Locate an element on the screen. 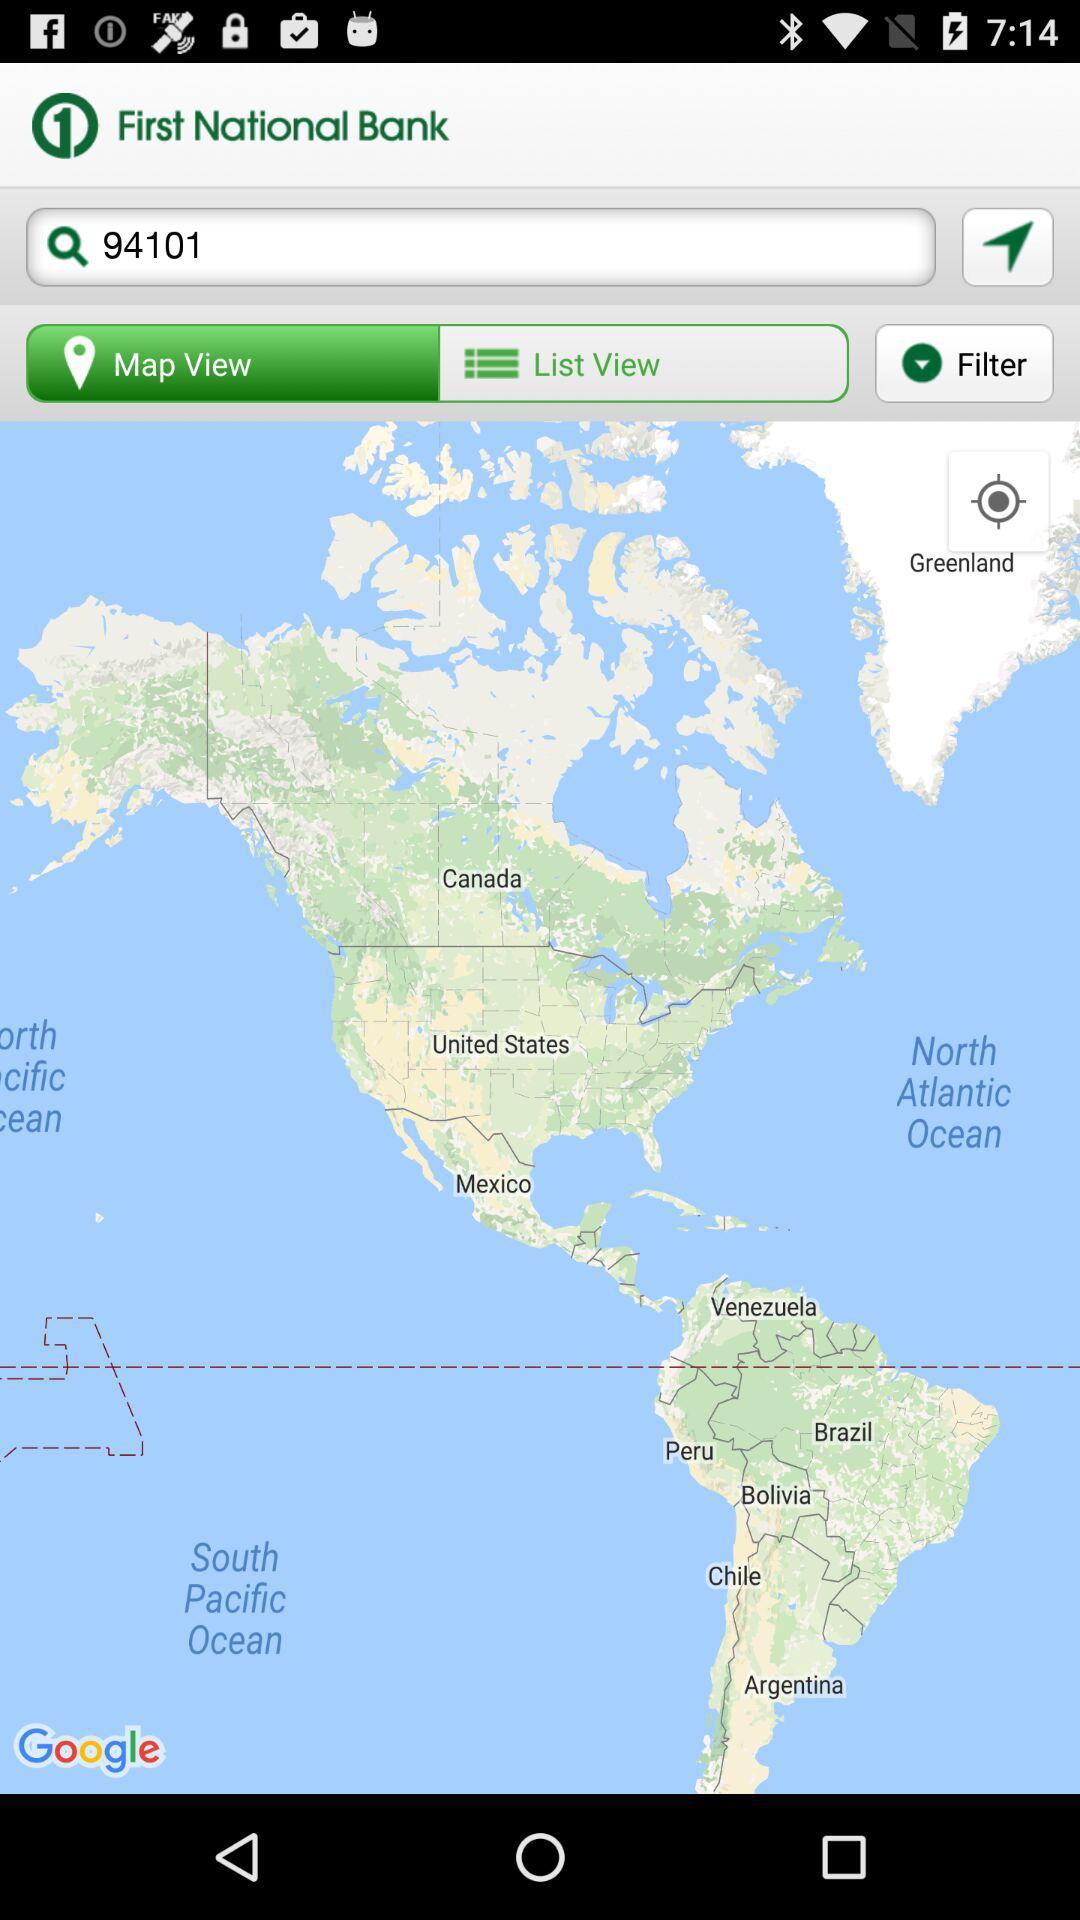 The height and width of the screenshot is (1920, 1080). icon below 94101 is located at coordinates (963, 363).